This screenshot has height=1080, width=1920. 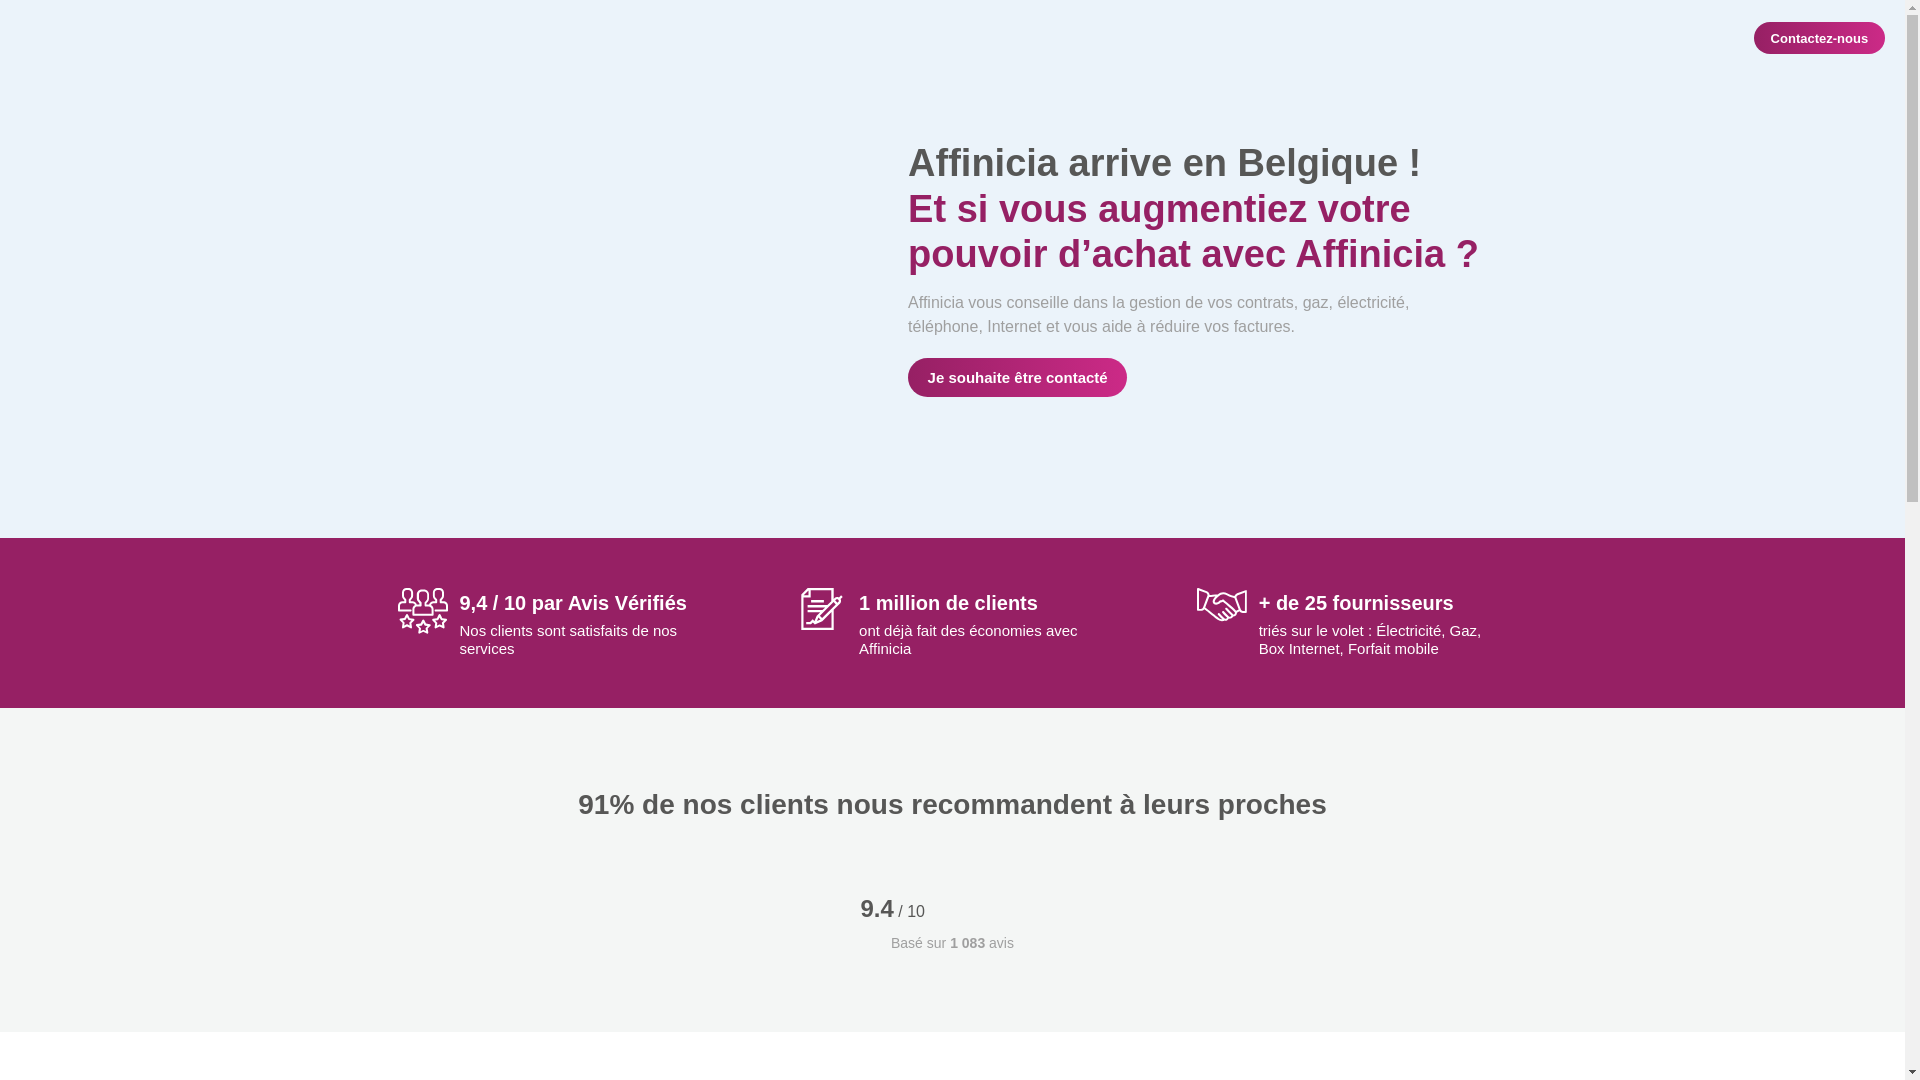 What do you see at coordinates (1819, 38) in the screenshot?
I see `'Contactez-nous'` at bounding box center [1819, 38].